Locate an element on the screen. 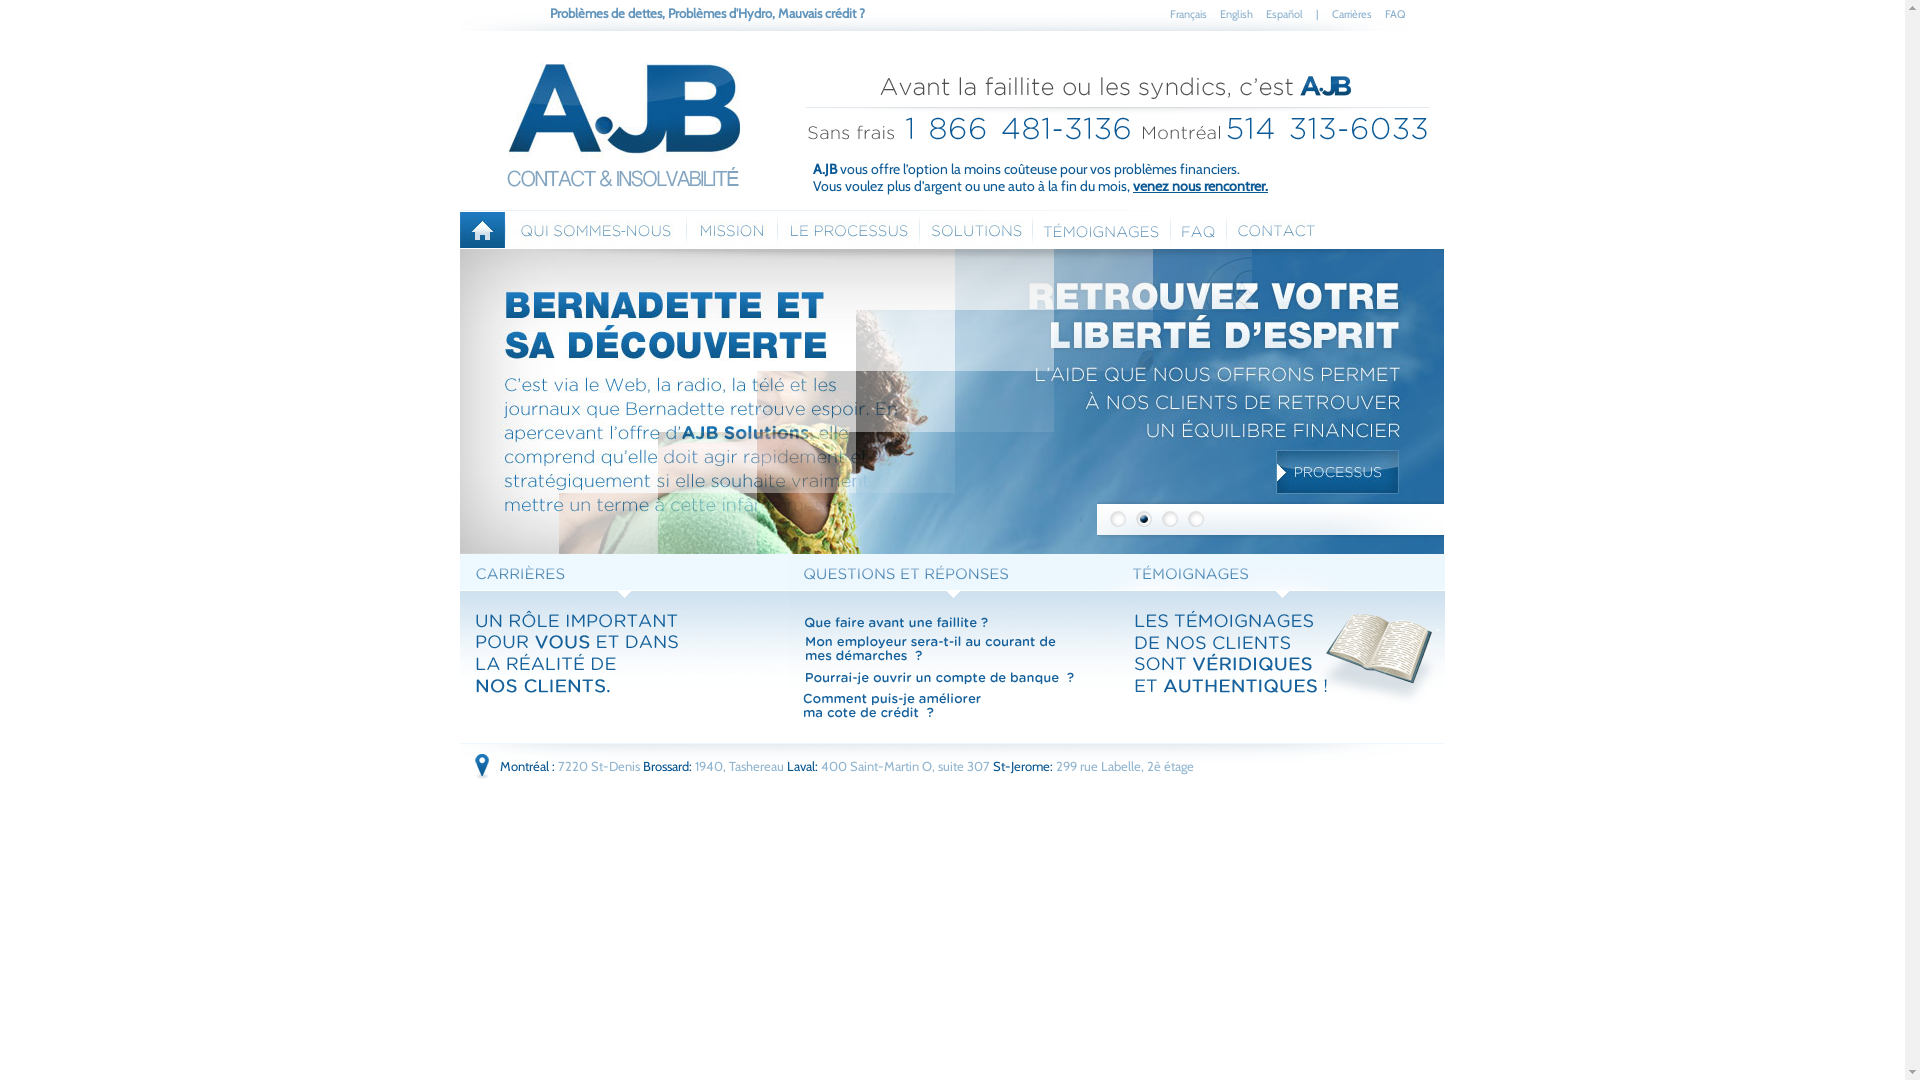  'venez nous rencontrer.' is located at coordinates (1200, 185).